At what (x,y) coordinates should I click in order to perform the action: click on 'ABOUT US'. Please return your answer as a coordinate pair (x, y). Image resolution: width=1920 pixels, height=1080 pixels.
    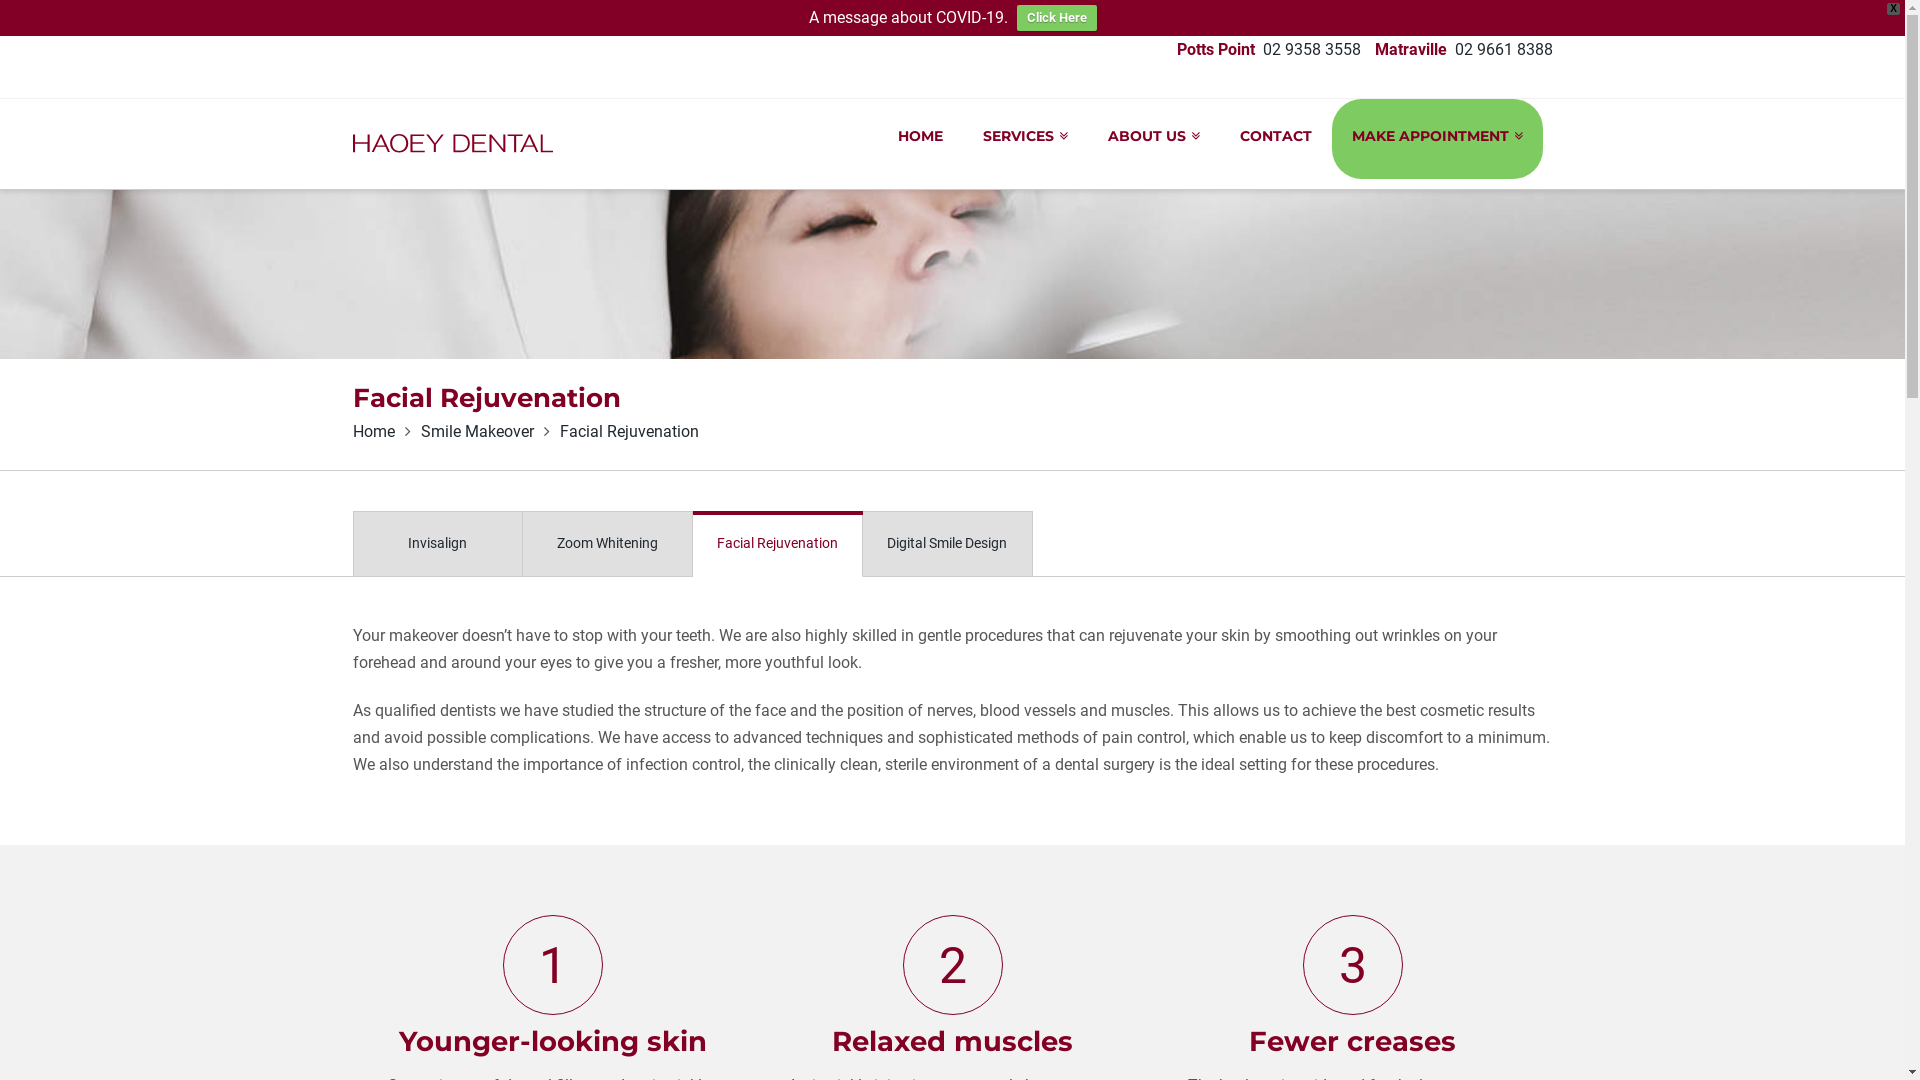
    Looking at the image, I should click on (1153, 137).